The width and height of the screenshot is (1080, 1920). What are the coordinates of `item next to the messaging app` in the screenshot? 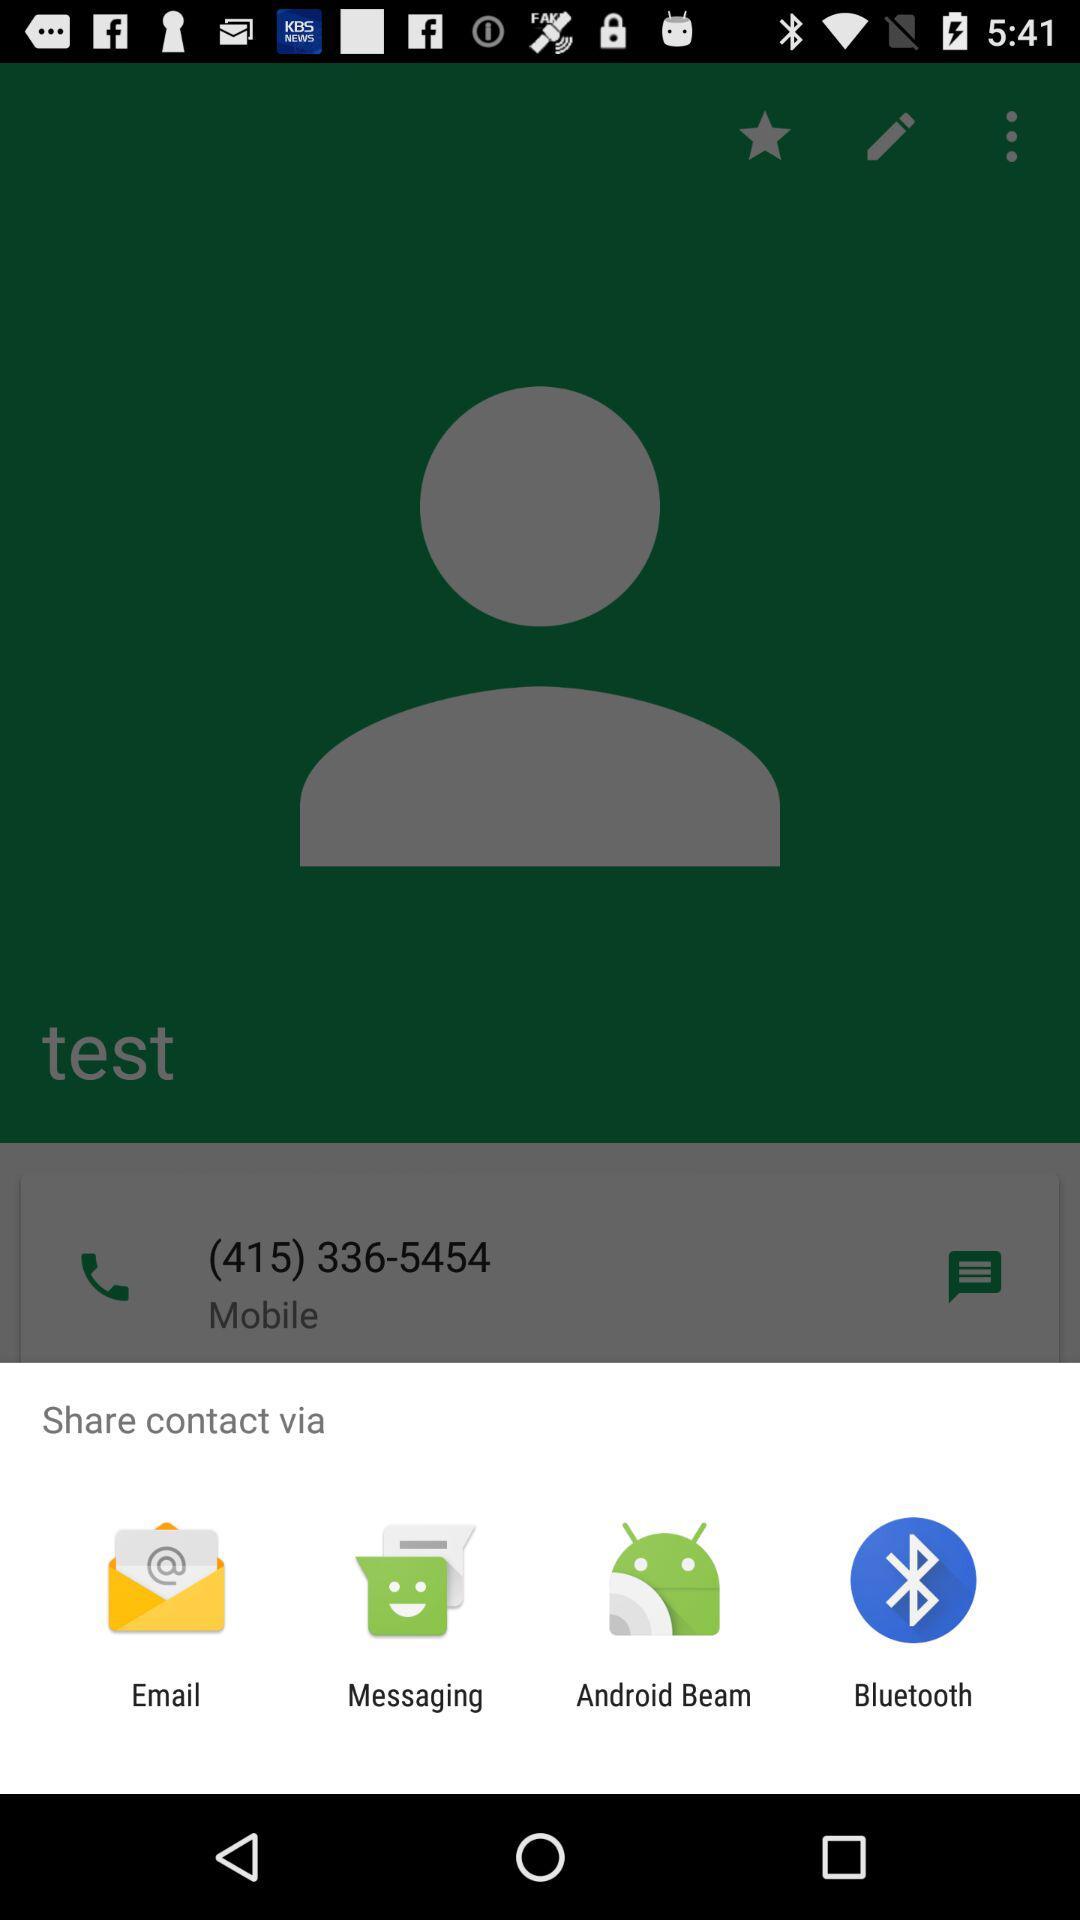 It's located at (165, 1711).